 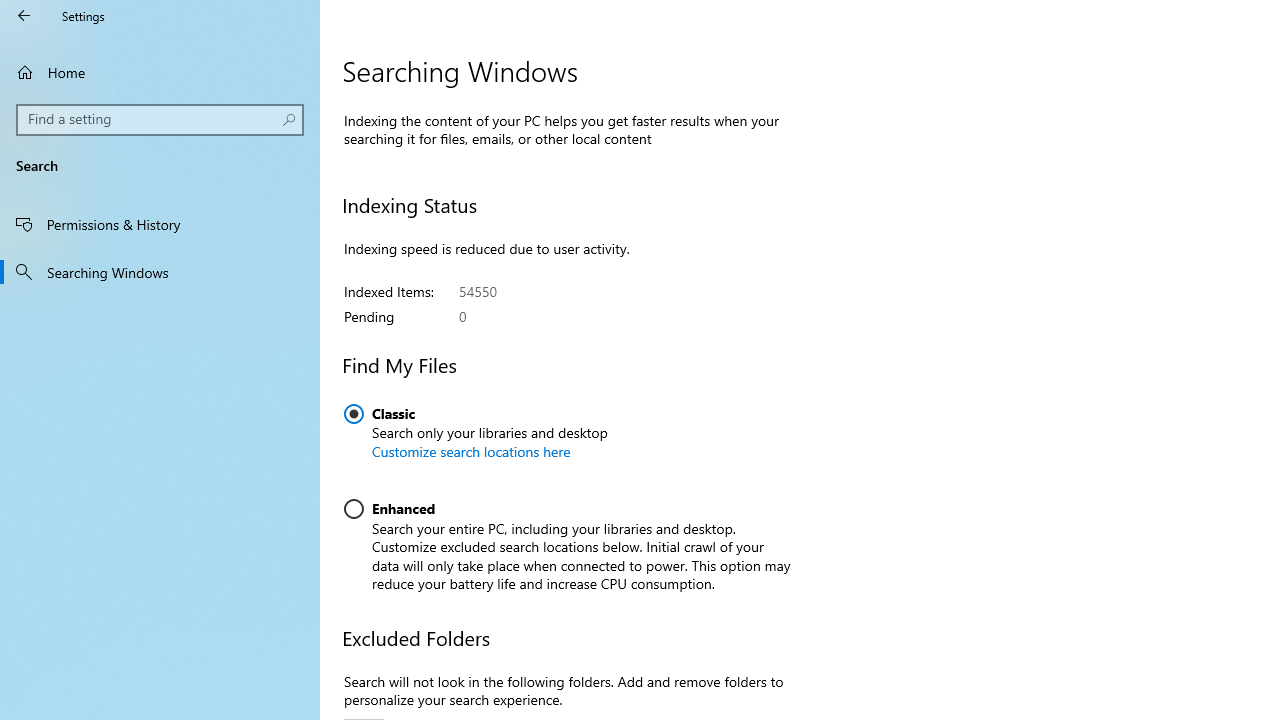 I want to click on 'Permissions & History', so click(x=160, y=223).